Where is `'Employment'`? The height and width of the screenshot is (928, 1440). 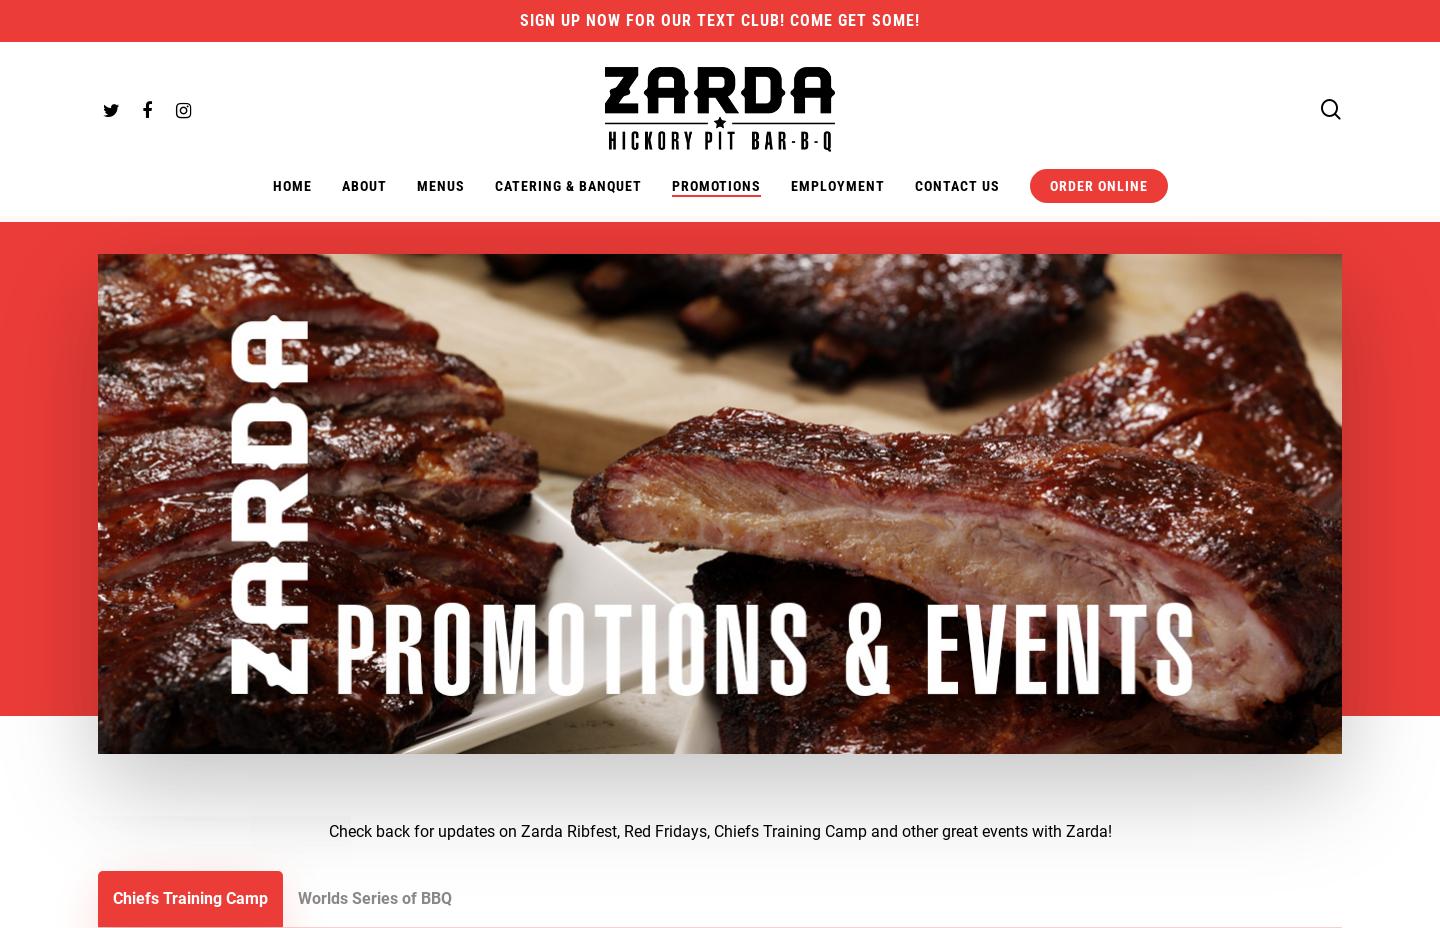 'Employment' is located at coordinates (837, 185).